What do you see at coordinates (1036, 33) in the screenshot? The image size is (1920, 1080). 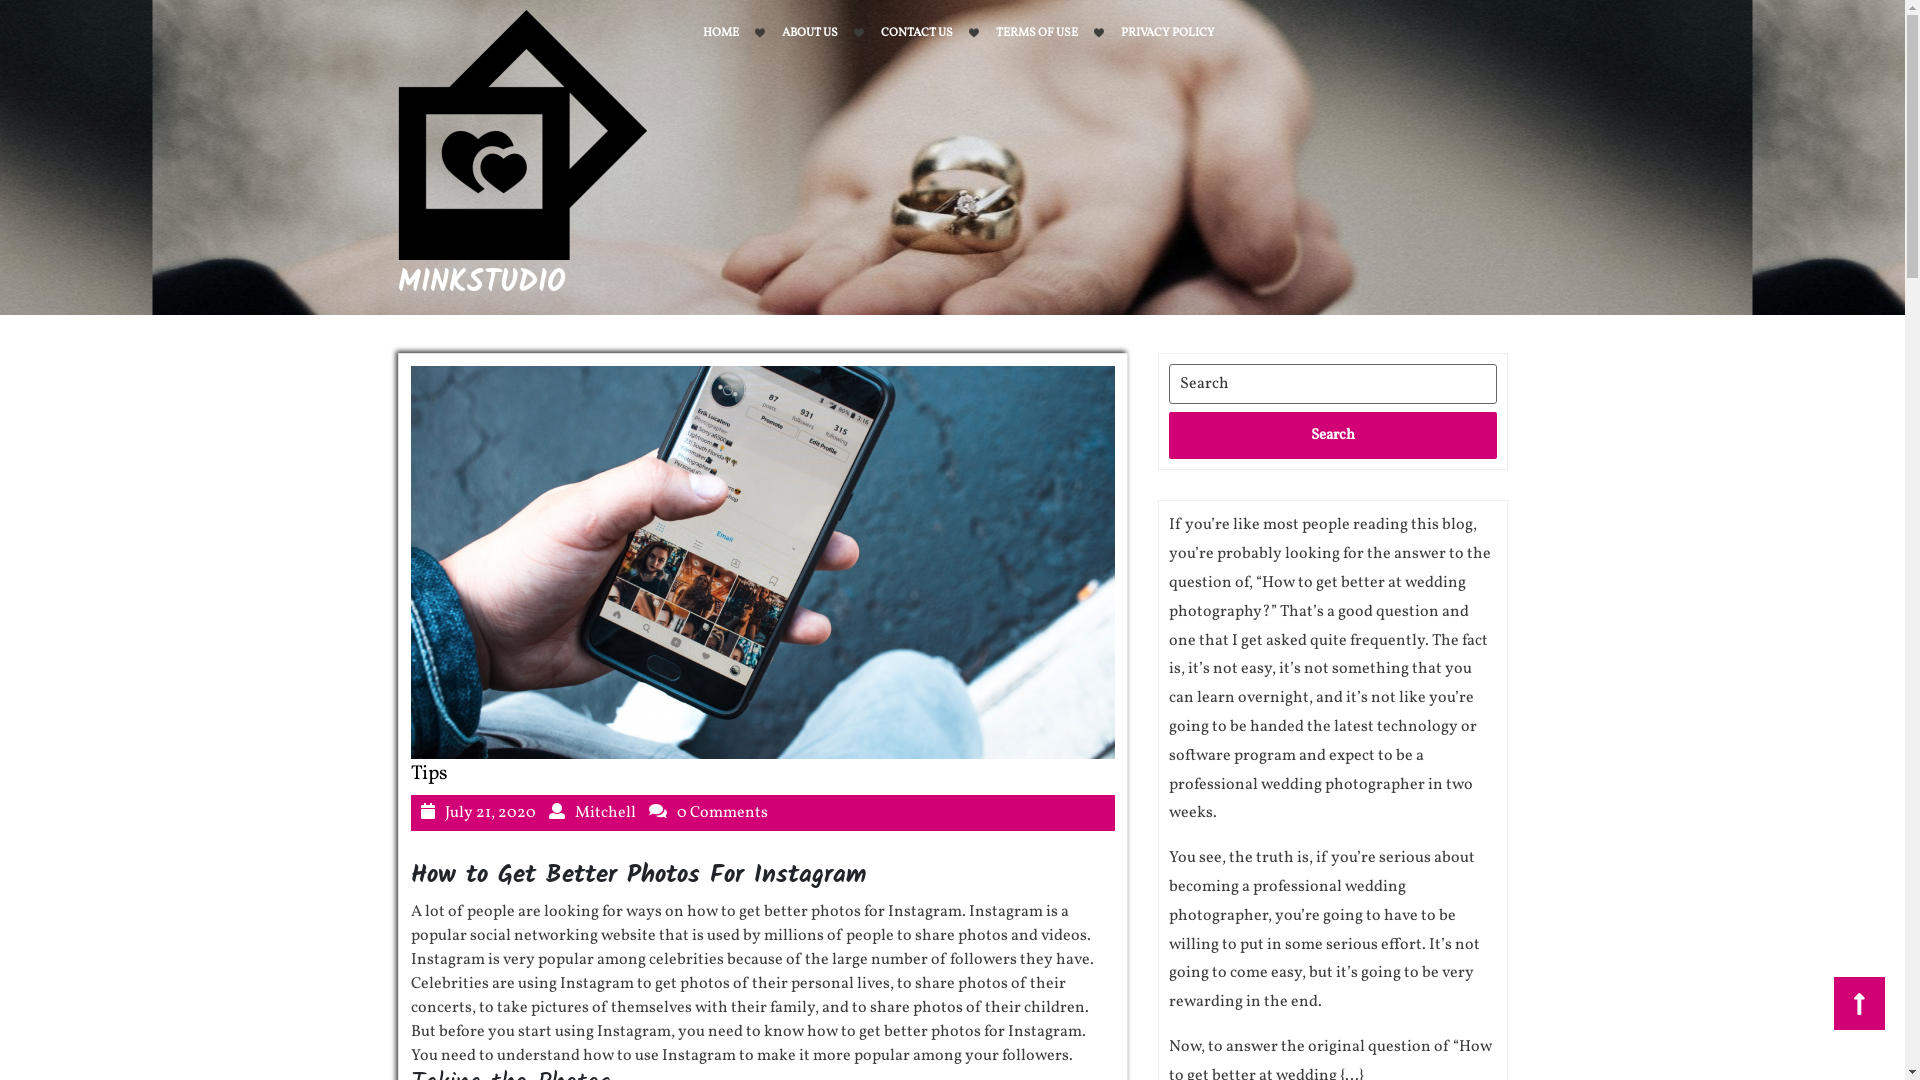 I see `'TERMS OF USE'` at bounding box center [1036, 33].